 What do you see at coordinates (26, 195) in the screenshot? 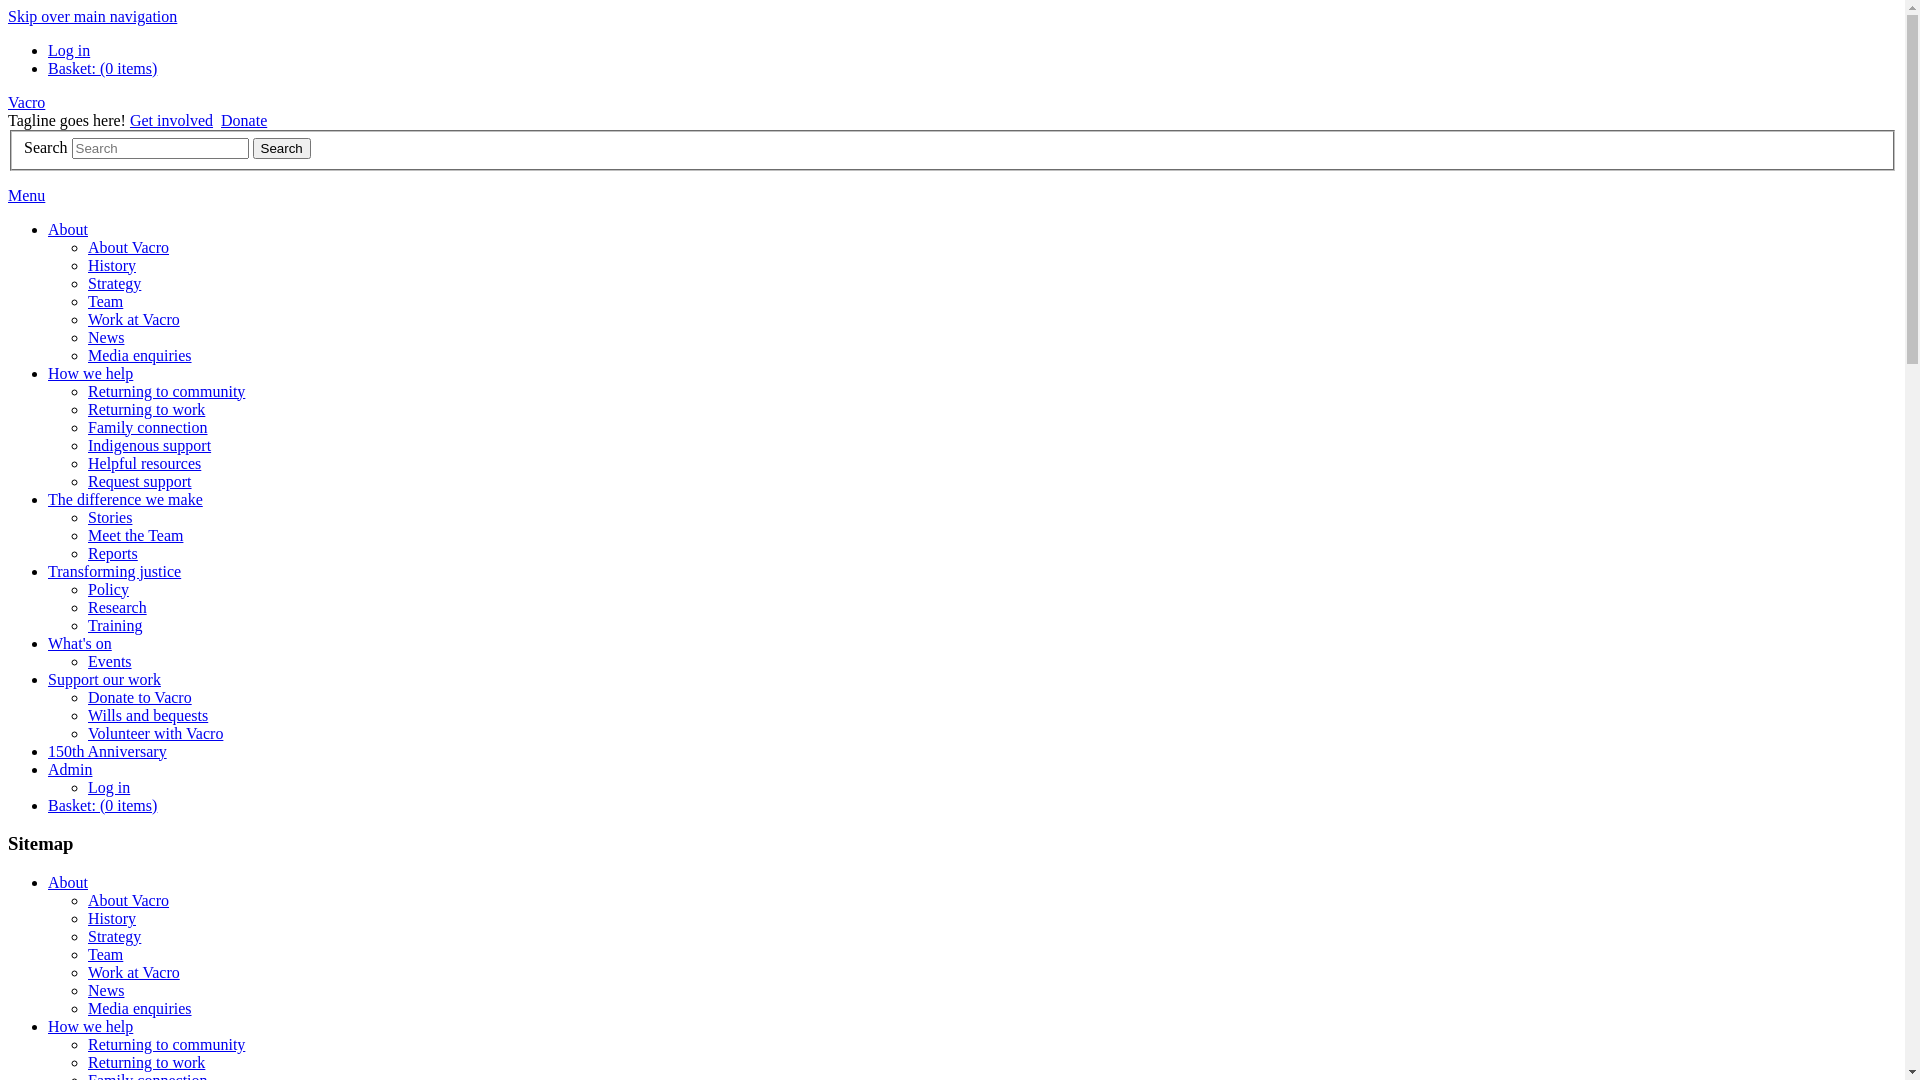
I see `'Menu'` at bounding box center [26, 195].